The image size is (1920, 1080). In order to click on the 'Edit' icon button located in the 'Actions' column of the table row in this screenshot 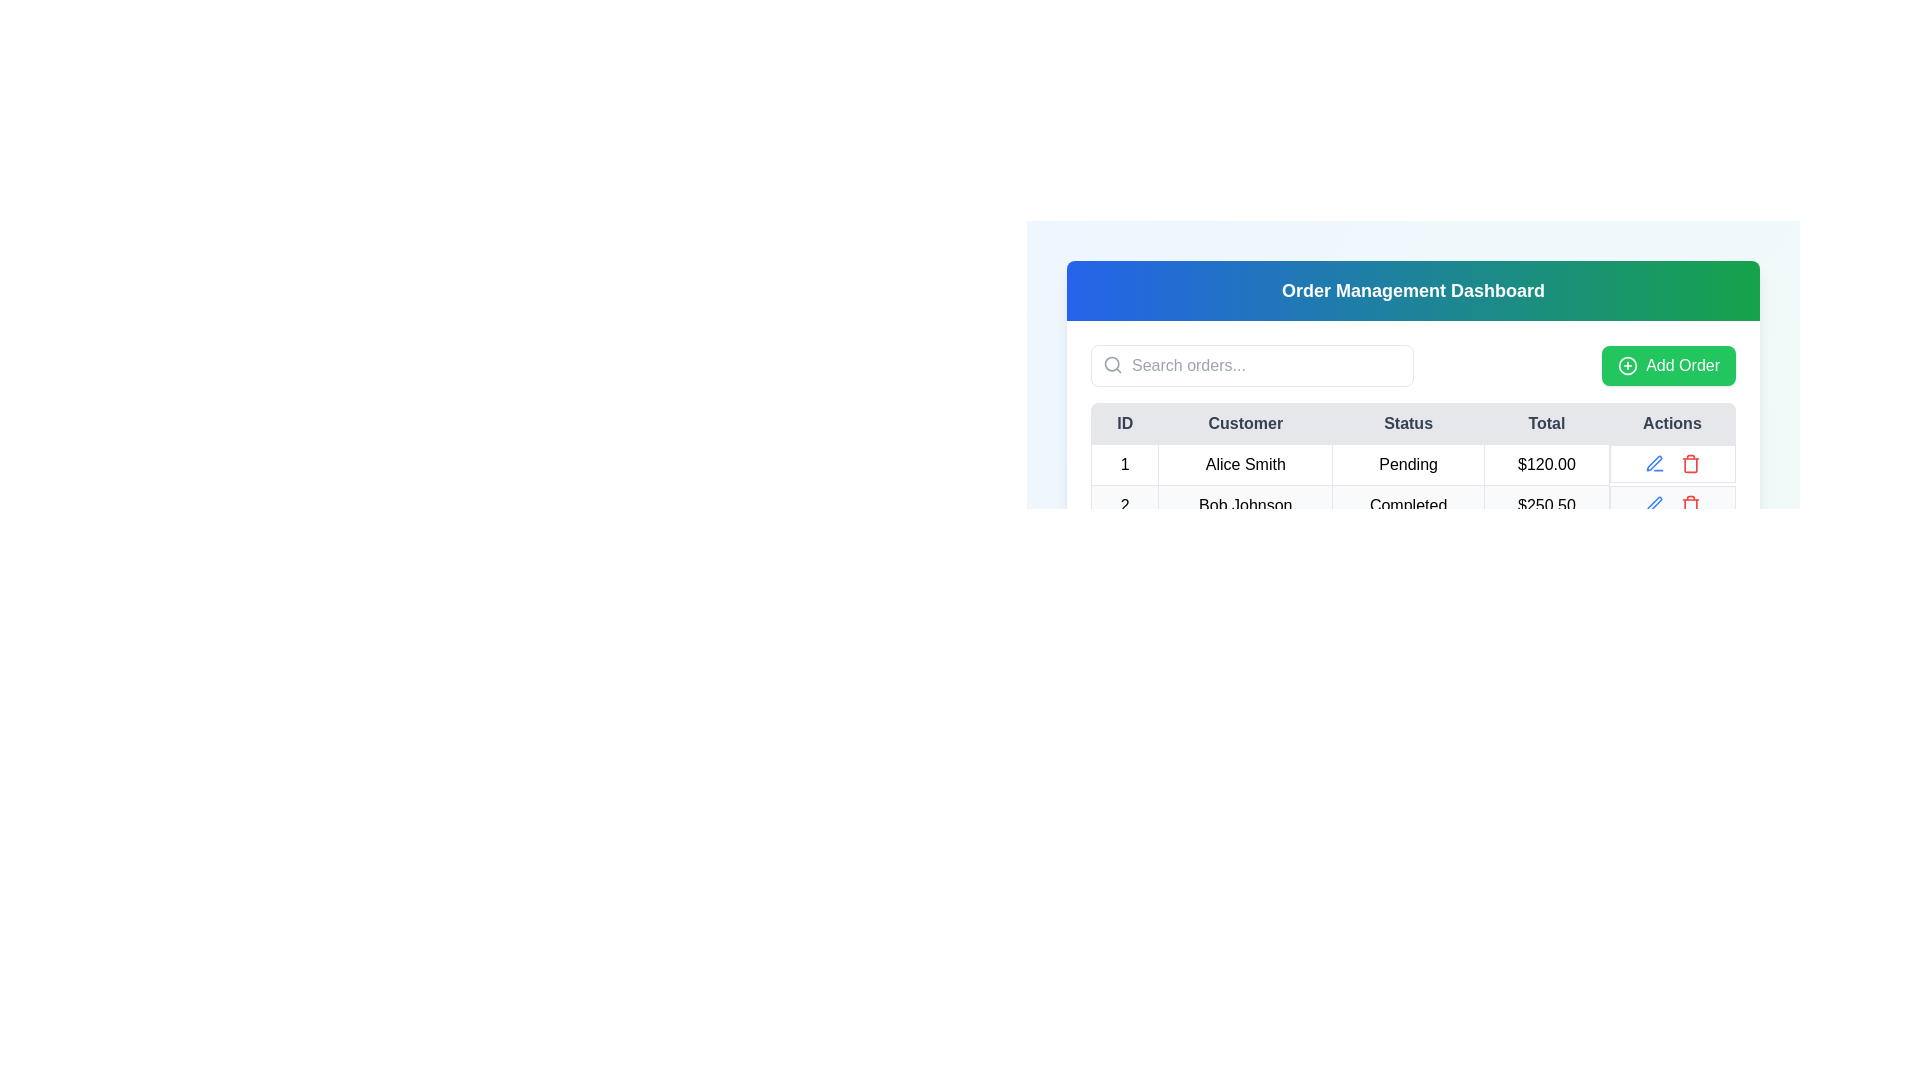, I will do `click(1654, 463)`.